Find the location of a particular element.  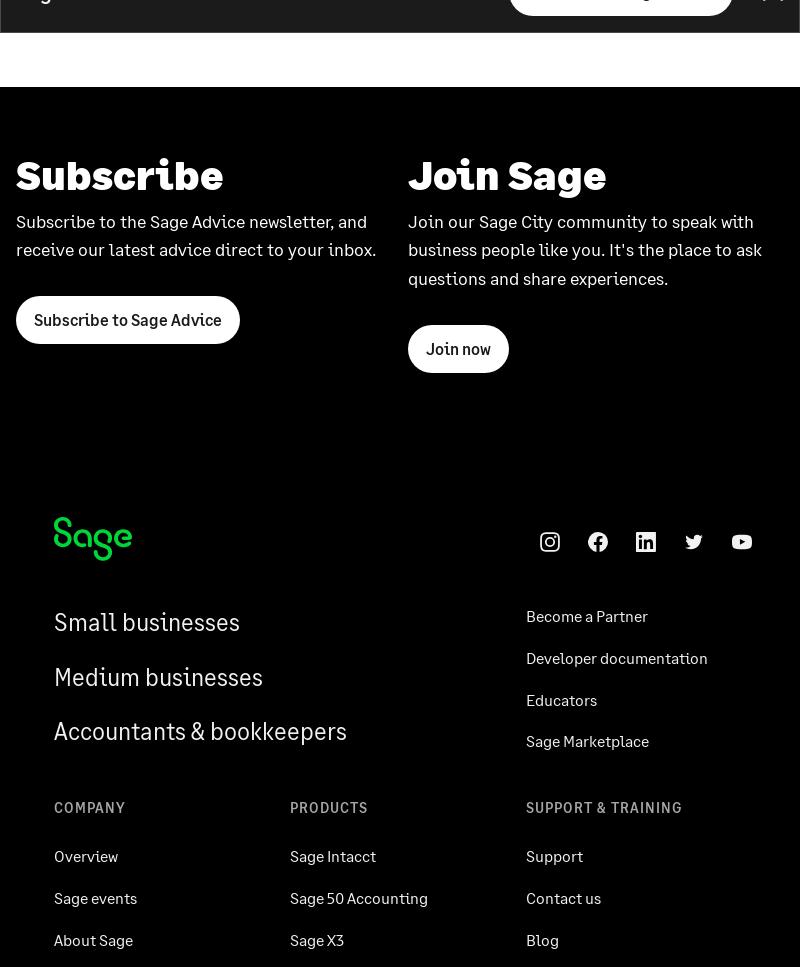

'Sage X3' is located at coordinates (315, 937).